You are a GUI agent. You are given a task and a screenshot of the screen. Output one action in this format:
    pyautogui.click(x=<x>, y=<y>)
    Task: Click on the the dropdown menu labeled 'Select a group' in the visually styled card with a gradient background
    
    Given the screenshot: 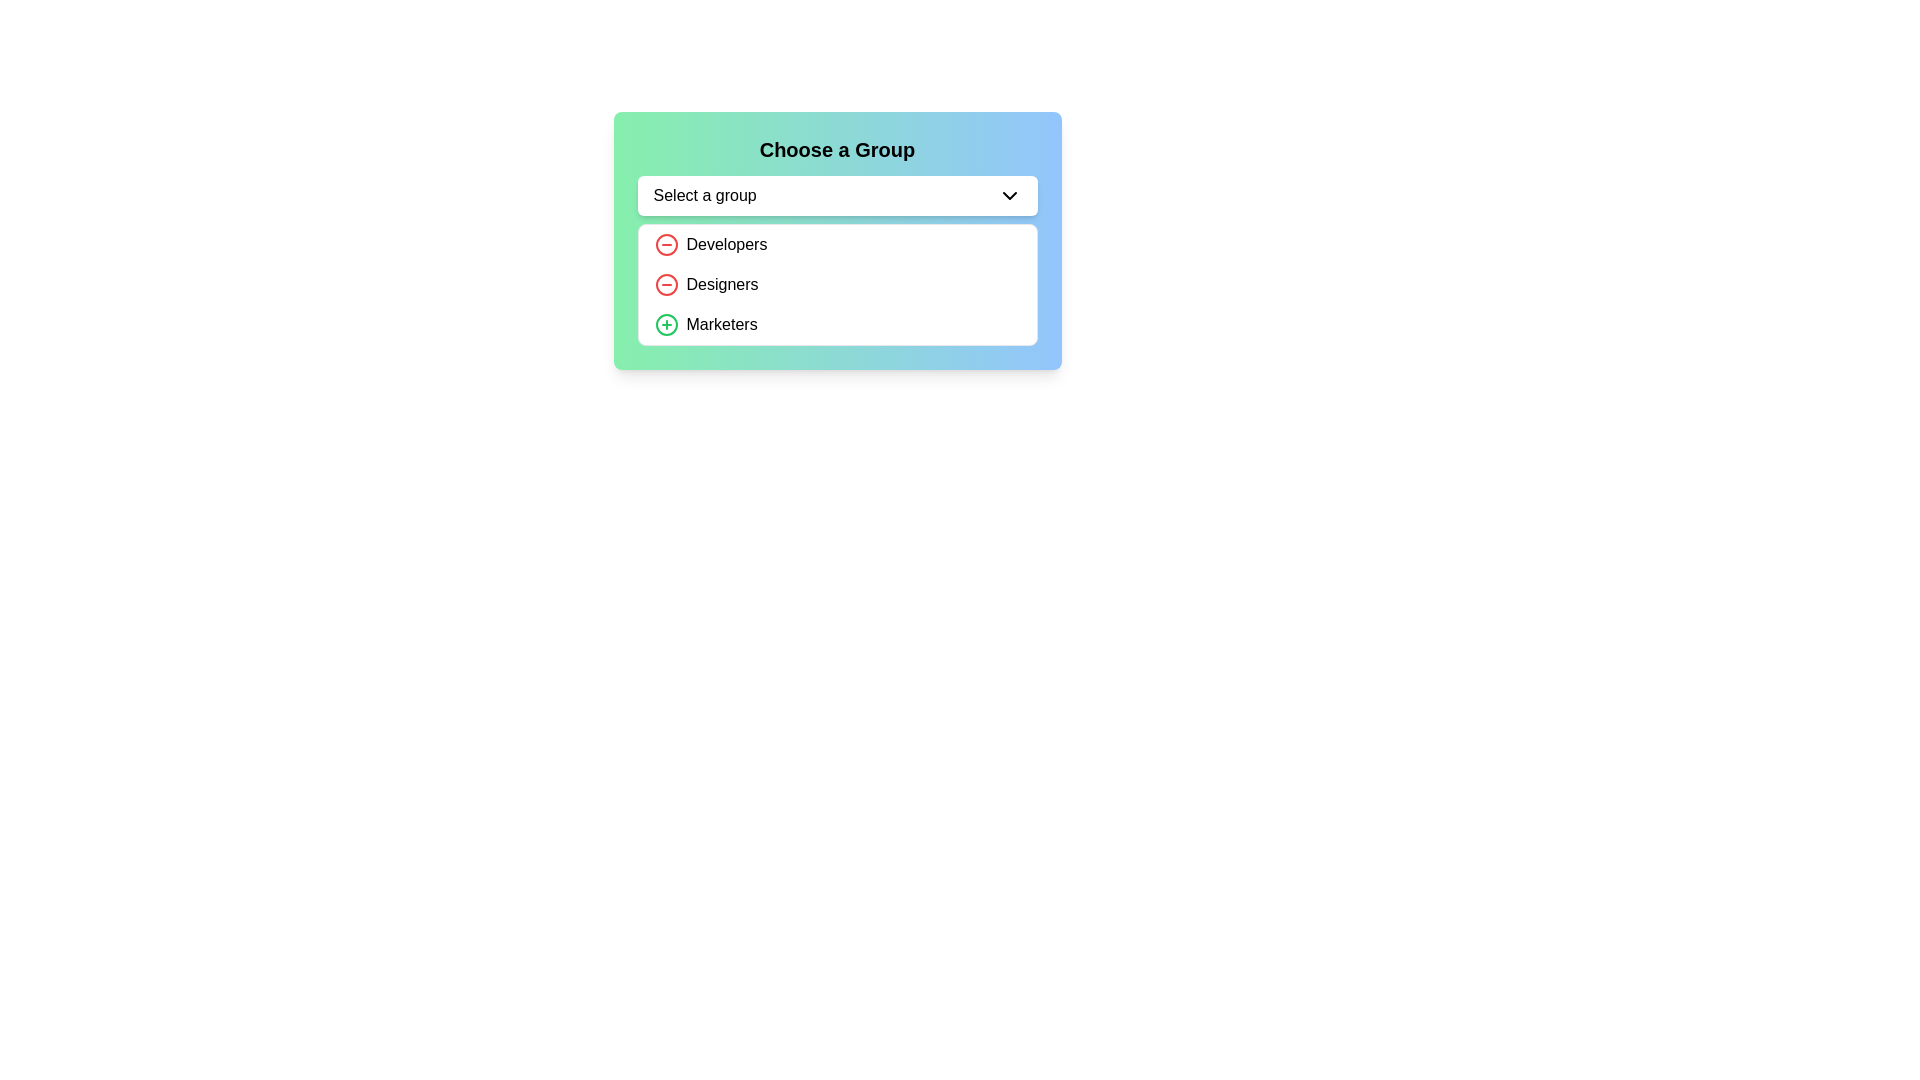 What is the action you would take?
    pyautogui.click(x=837, y=239)
    